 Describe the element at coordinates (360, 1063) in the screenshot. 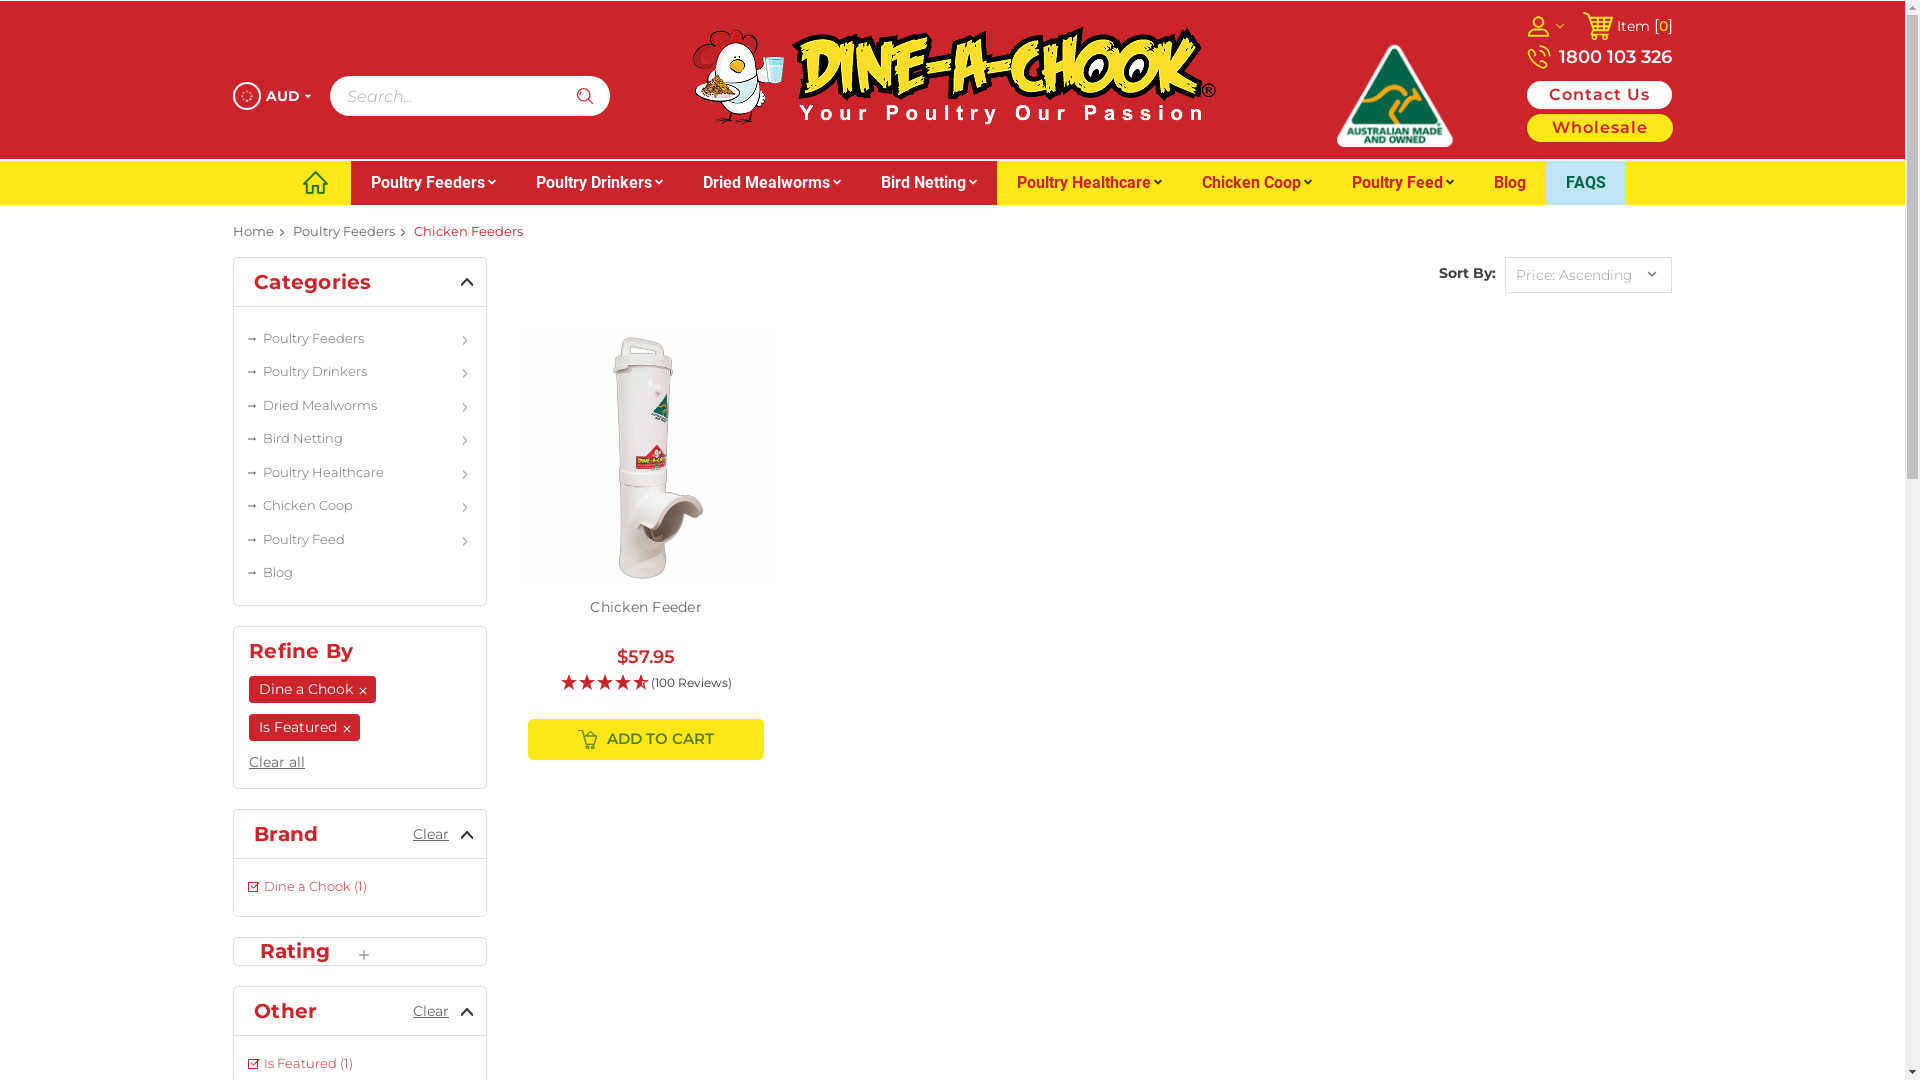

I see `'Is Featured (1)'` at that location.